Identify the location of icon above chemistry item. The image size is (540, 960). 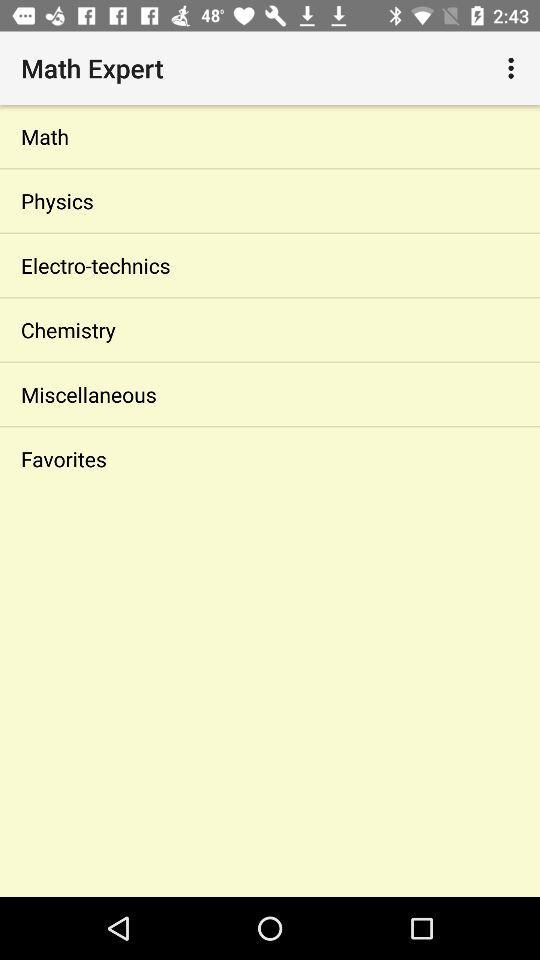
(270, 264).